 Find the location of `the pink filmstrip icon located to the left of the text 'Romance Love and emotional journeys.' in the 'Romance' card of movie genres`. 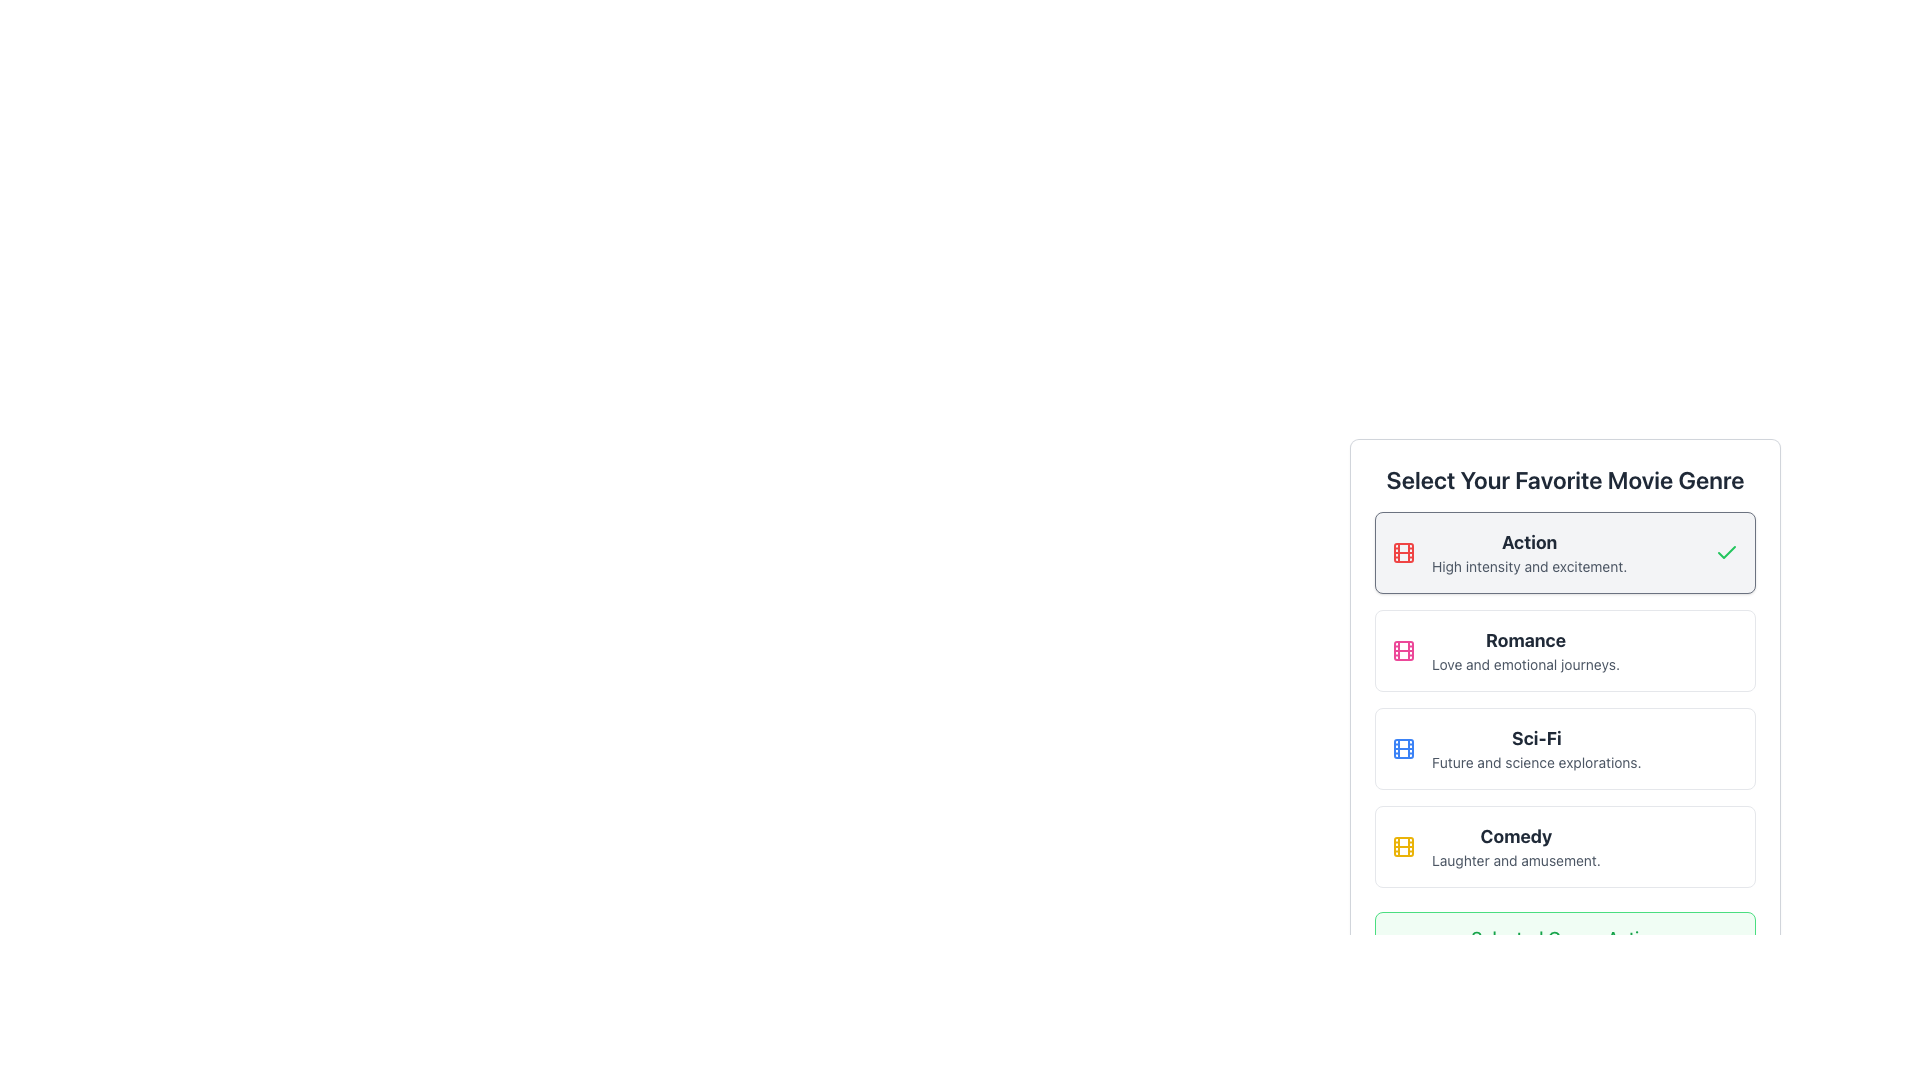

the pink filmstrip icon located to the left of the text 'Romance Love and emotional journeys.' in the 'Romance' card of movie genres is located at coordinates (1402, 651).